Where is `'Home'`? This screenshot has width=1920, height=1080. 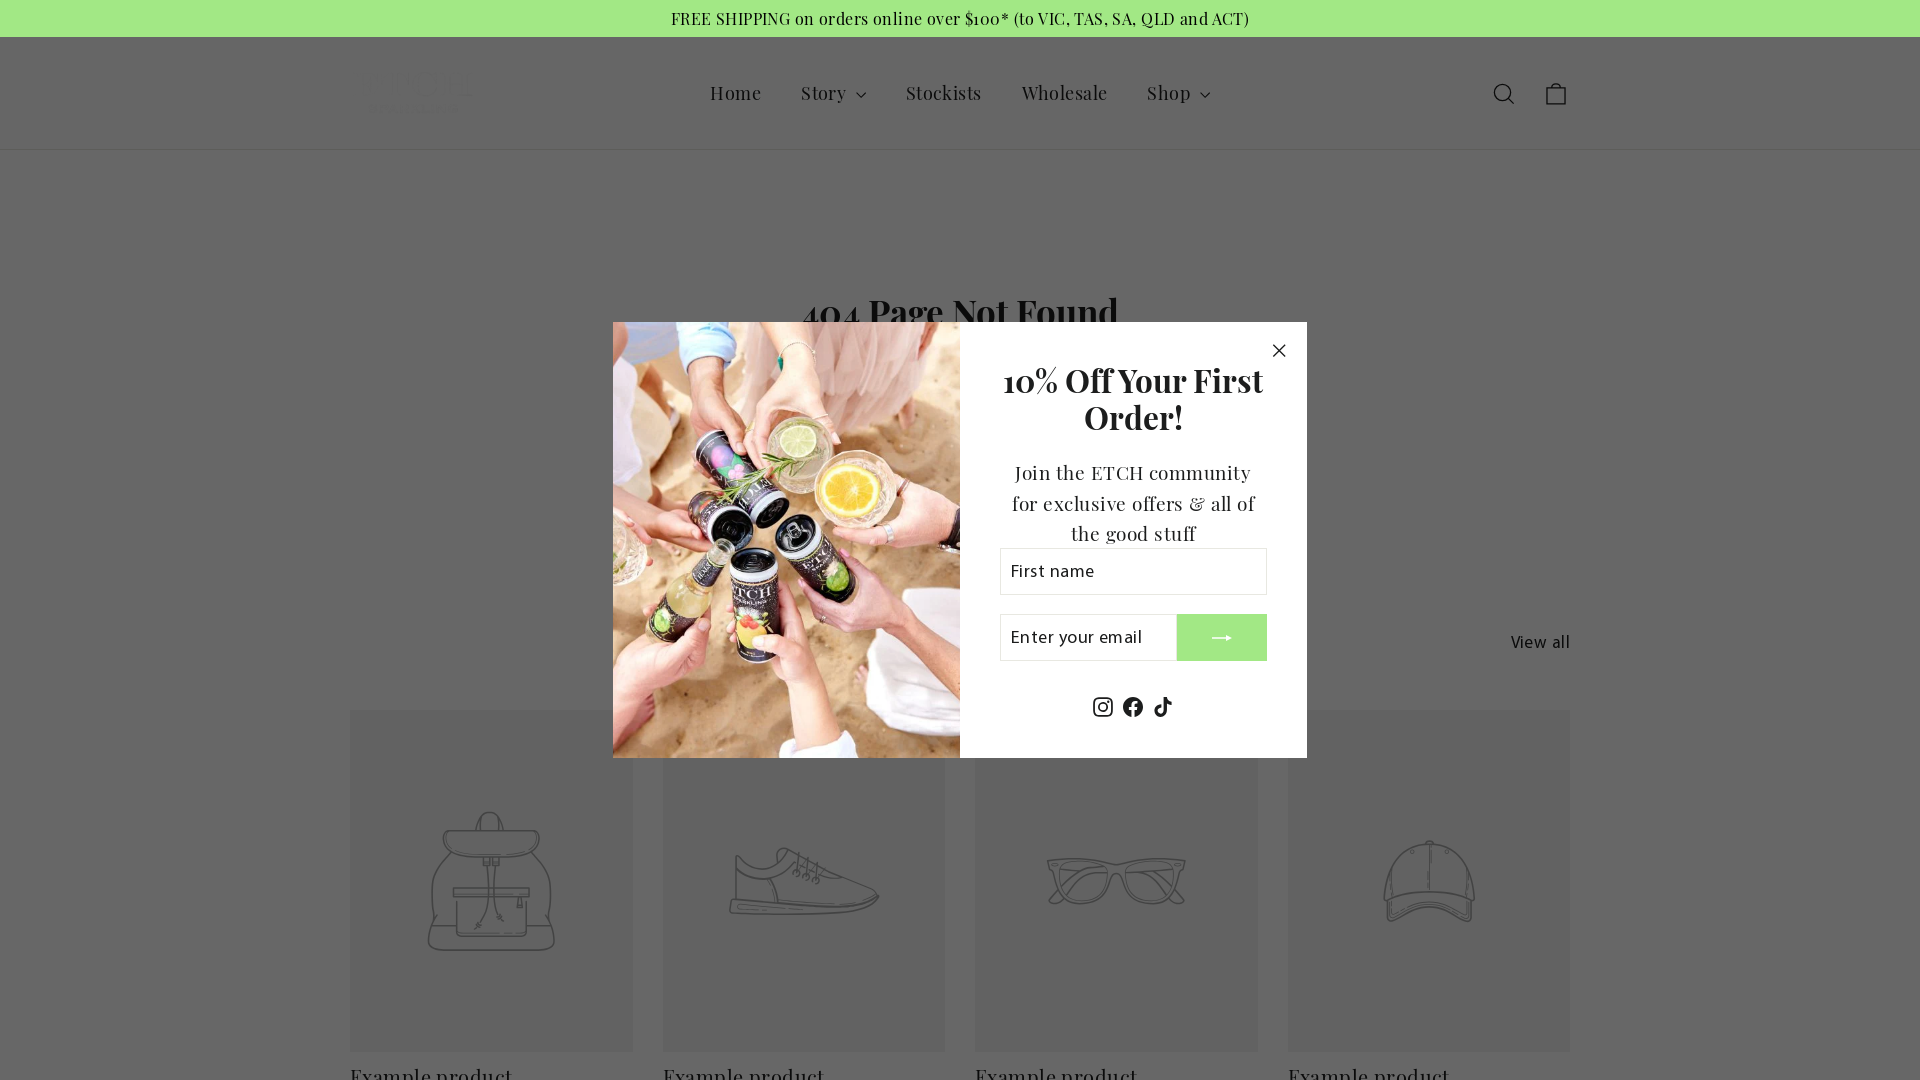 'Home' is located at coordinates (734, 93).